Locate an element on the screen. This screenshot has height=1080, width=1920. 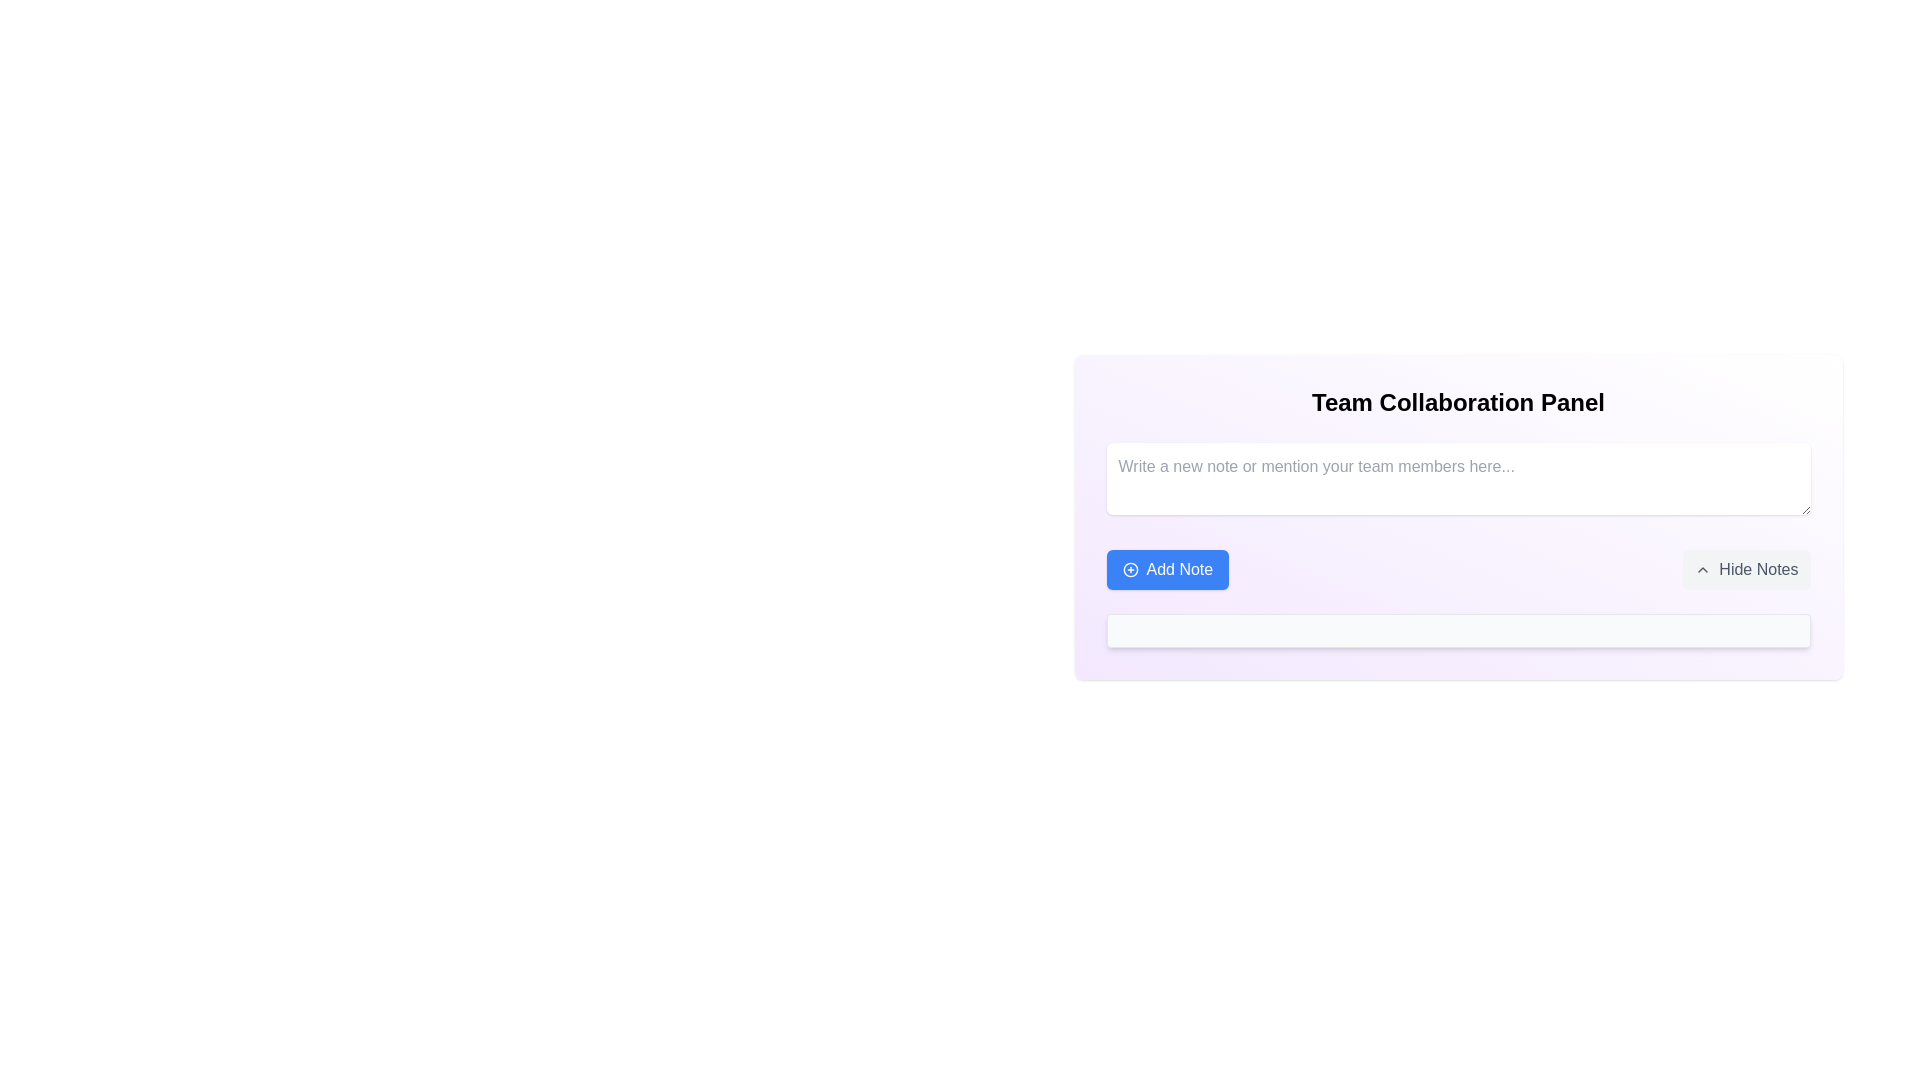
the 'Add Note' button icon, which is located to the left of the text inside the button, visually denoting the action of adding a new note is located at coordinates (1130, 570).